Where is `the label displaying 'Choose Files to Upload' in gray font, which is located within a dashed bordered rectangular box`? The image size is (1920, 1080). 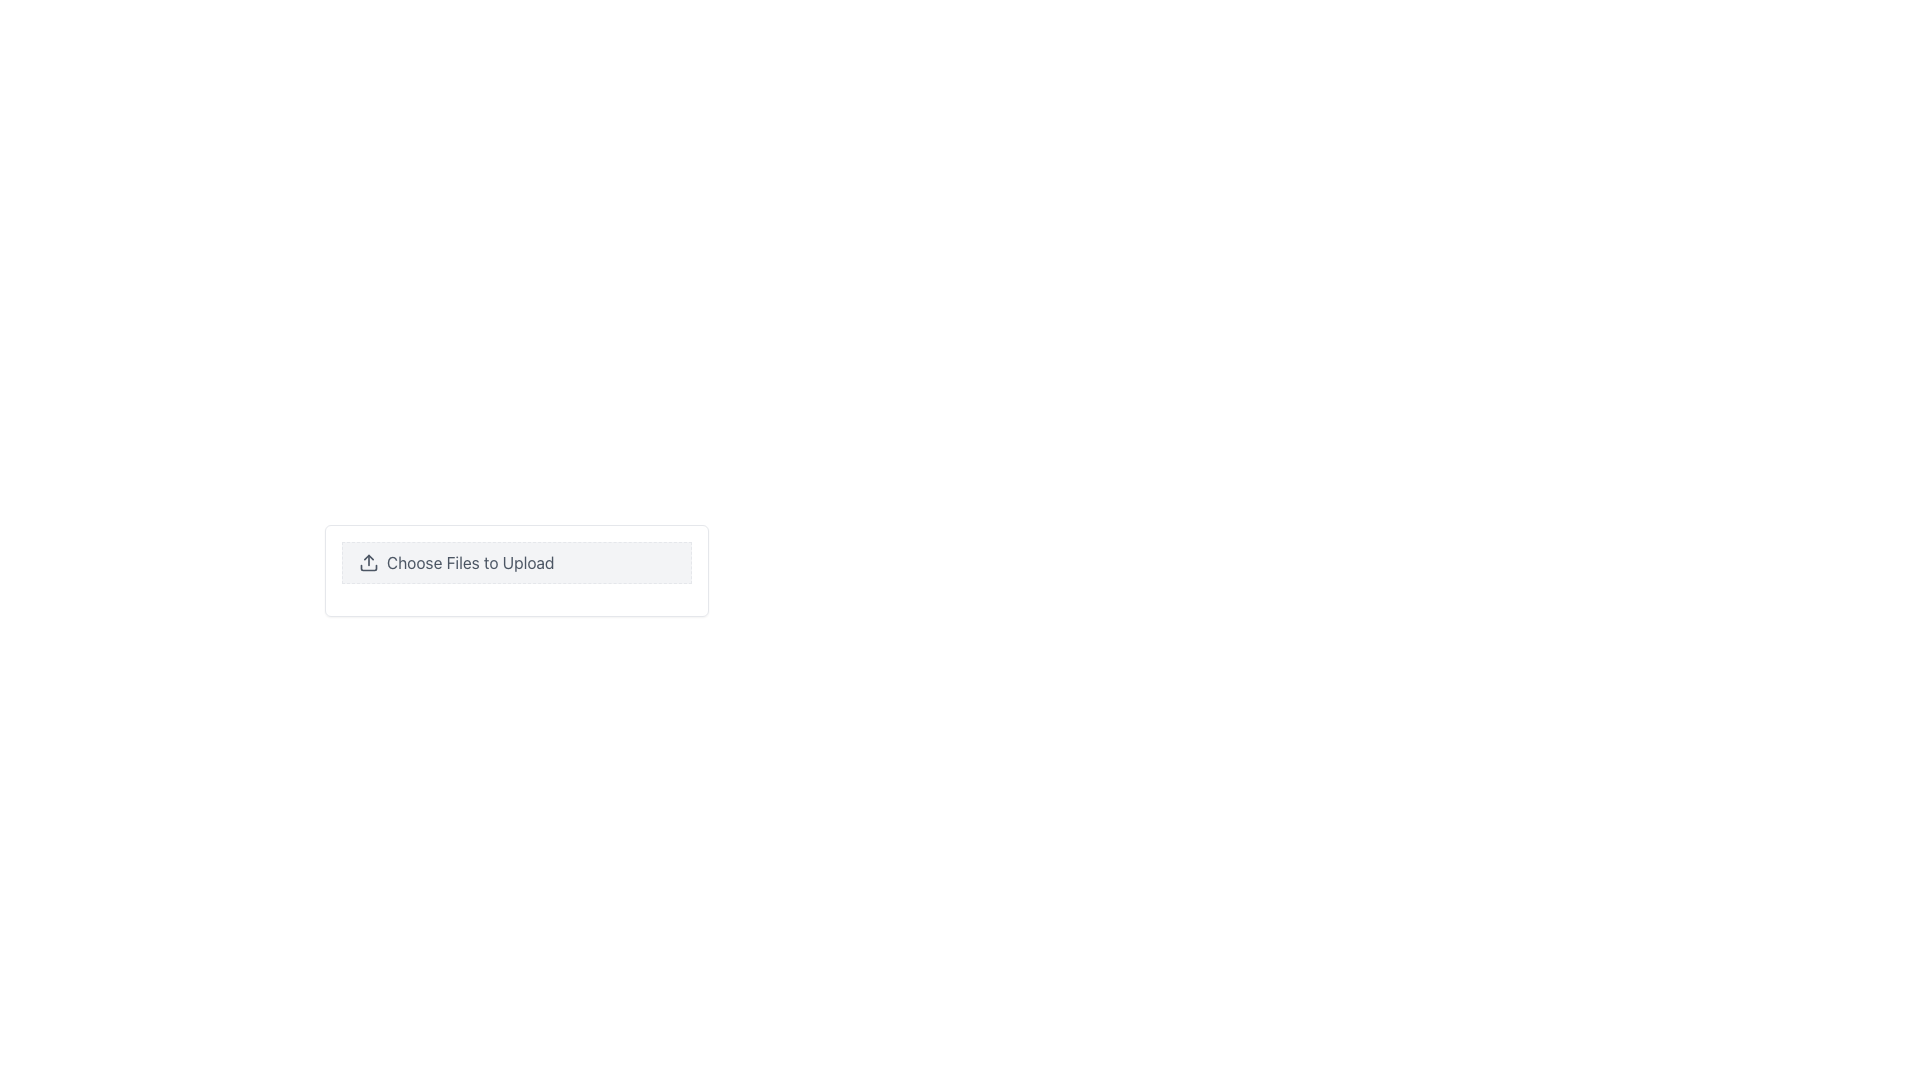 the label displaying 'Choose Files to Upload' in gray font, which is located within a dashed bordered rectangular box is located at coordinates (469, 563).